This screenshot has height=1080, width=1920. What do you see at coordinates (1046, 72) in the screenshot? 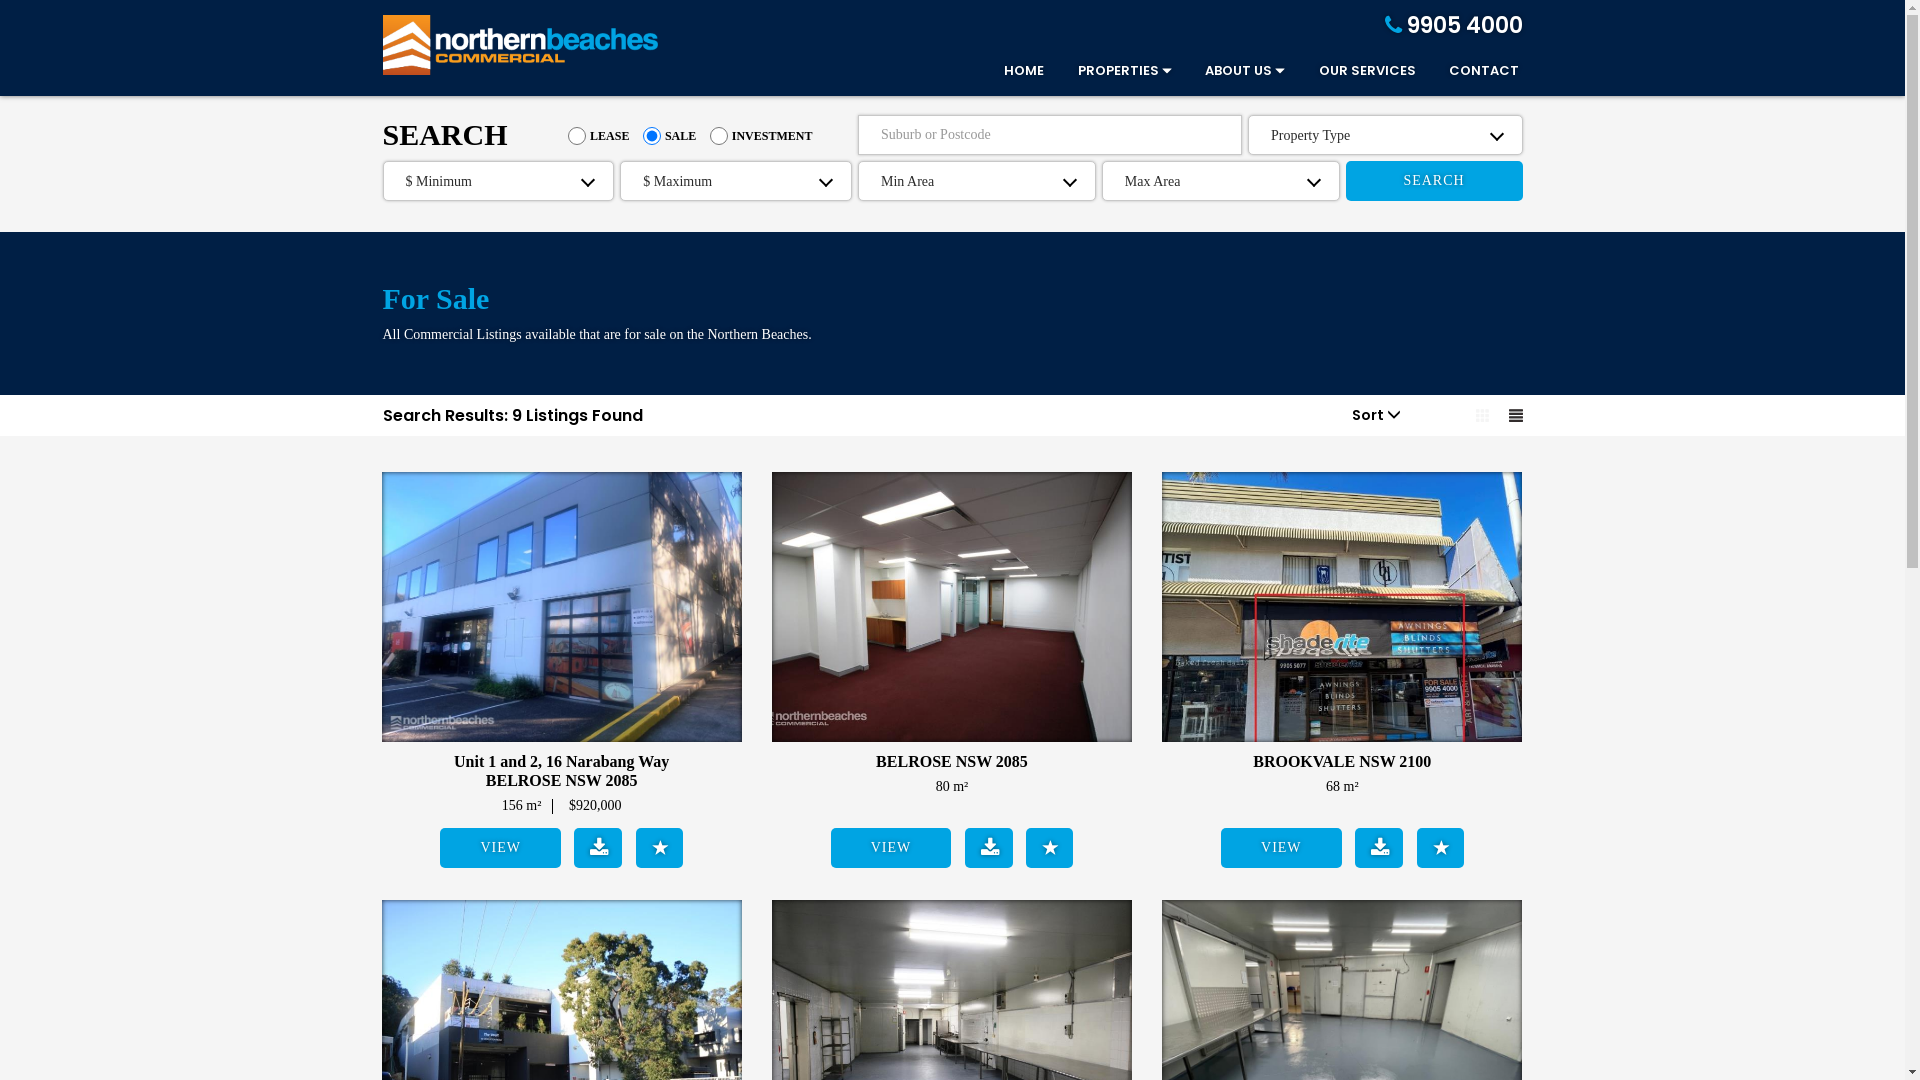
I see `'PROPERTIES'` at bounding box center [1046, 72].